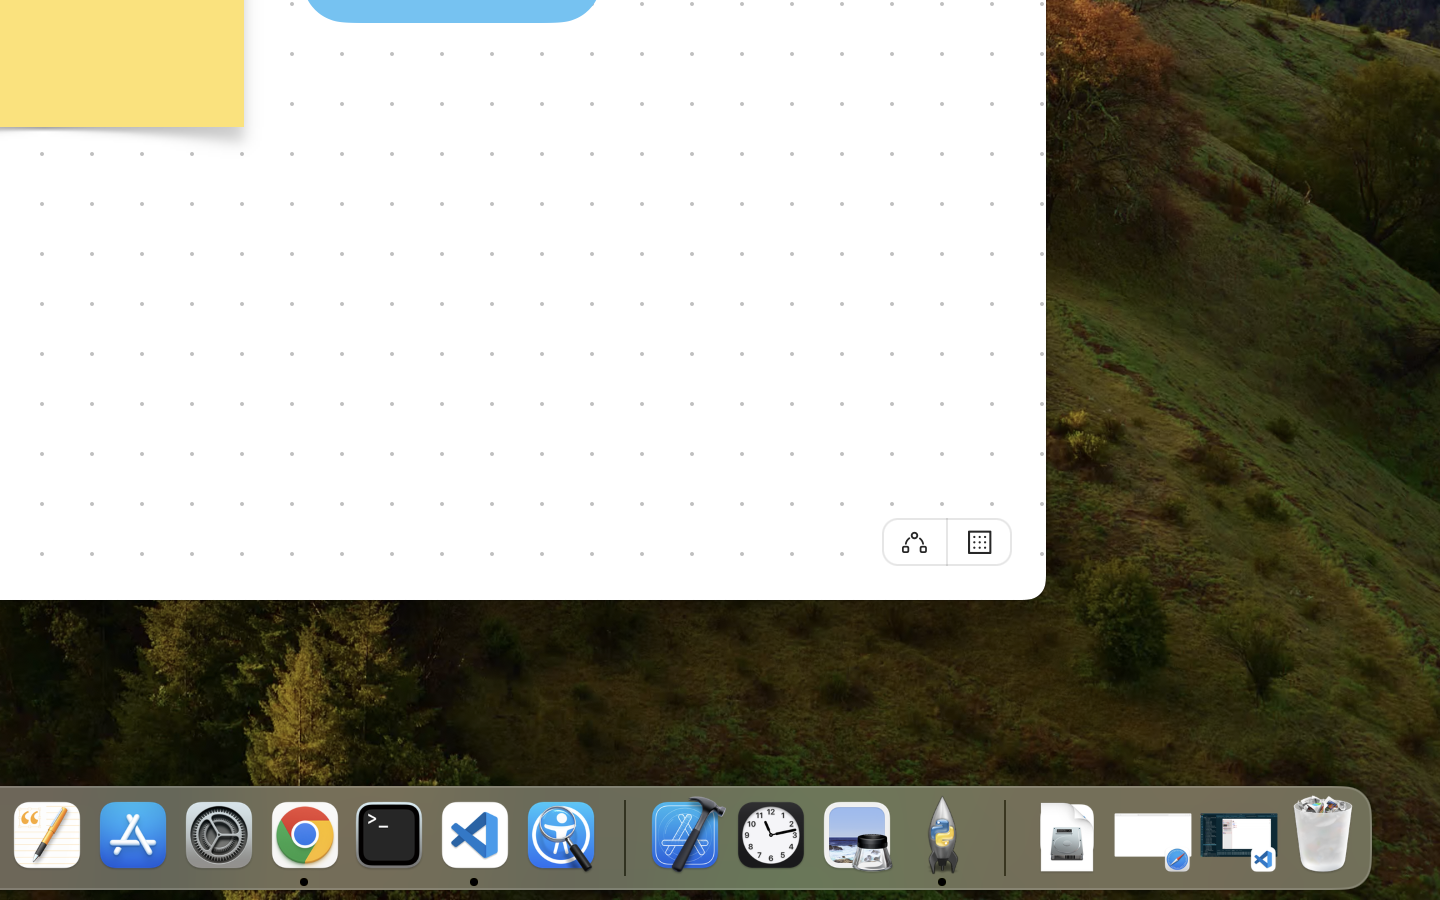 The width and height of the screenshot is (1440, 900). What do you see at coordinates (913, 540) in the screenshot?
I see `'Off'` at bounding box center [913, 540].